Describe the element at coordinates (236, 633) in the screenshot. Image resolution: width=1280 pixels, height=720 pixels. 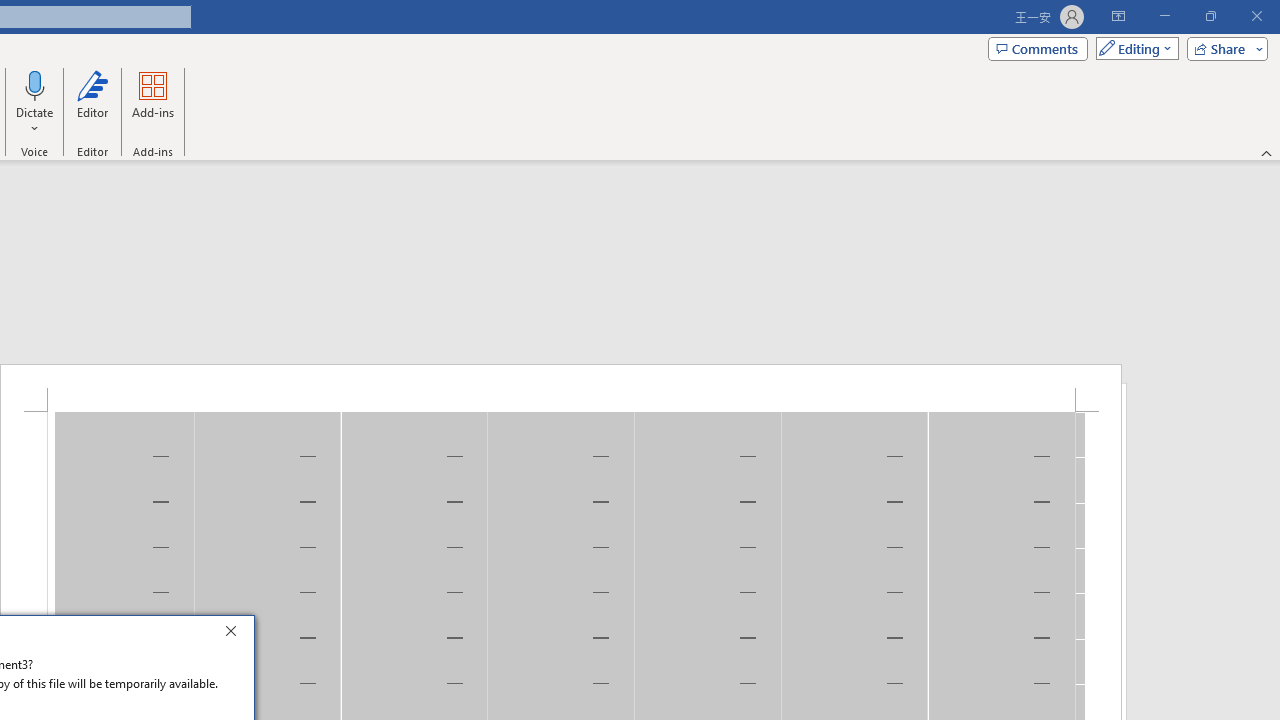
I see `'Close'` at that location.